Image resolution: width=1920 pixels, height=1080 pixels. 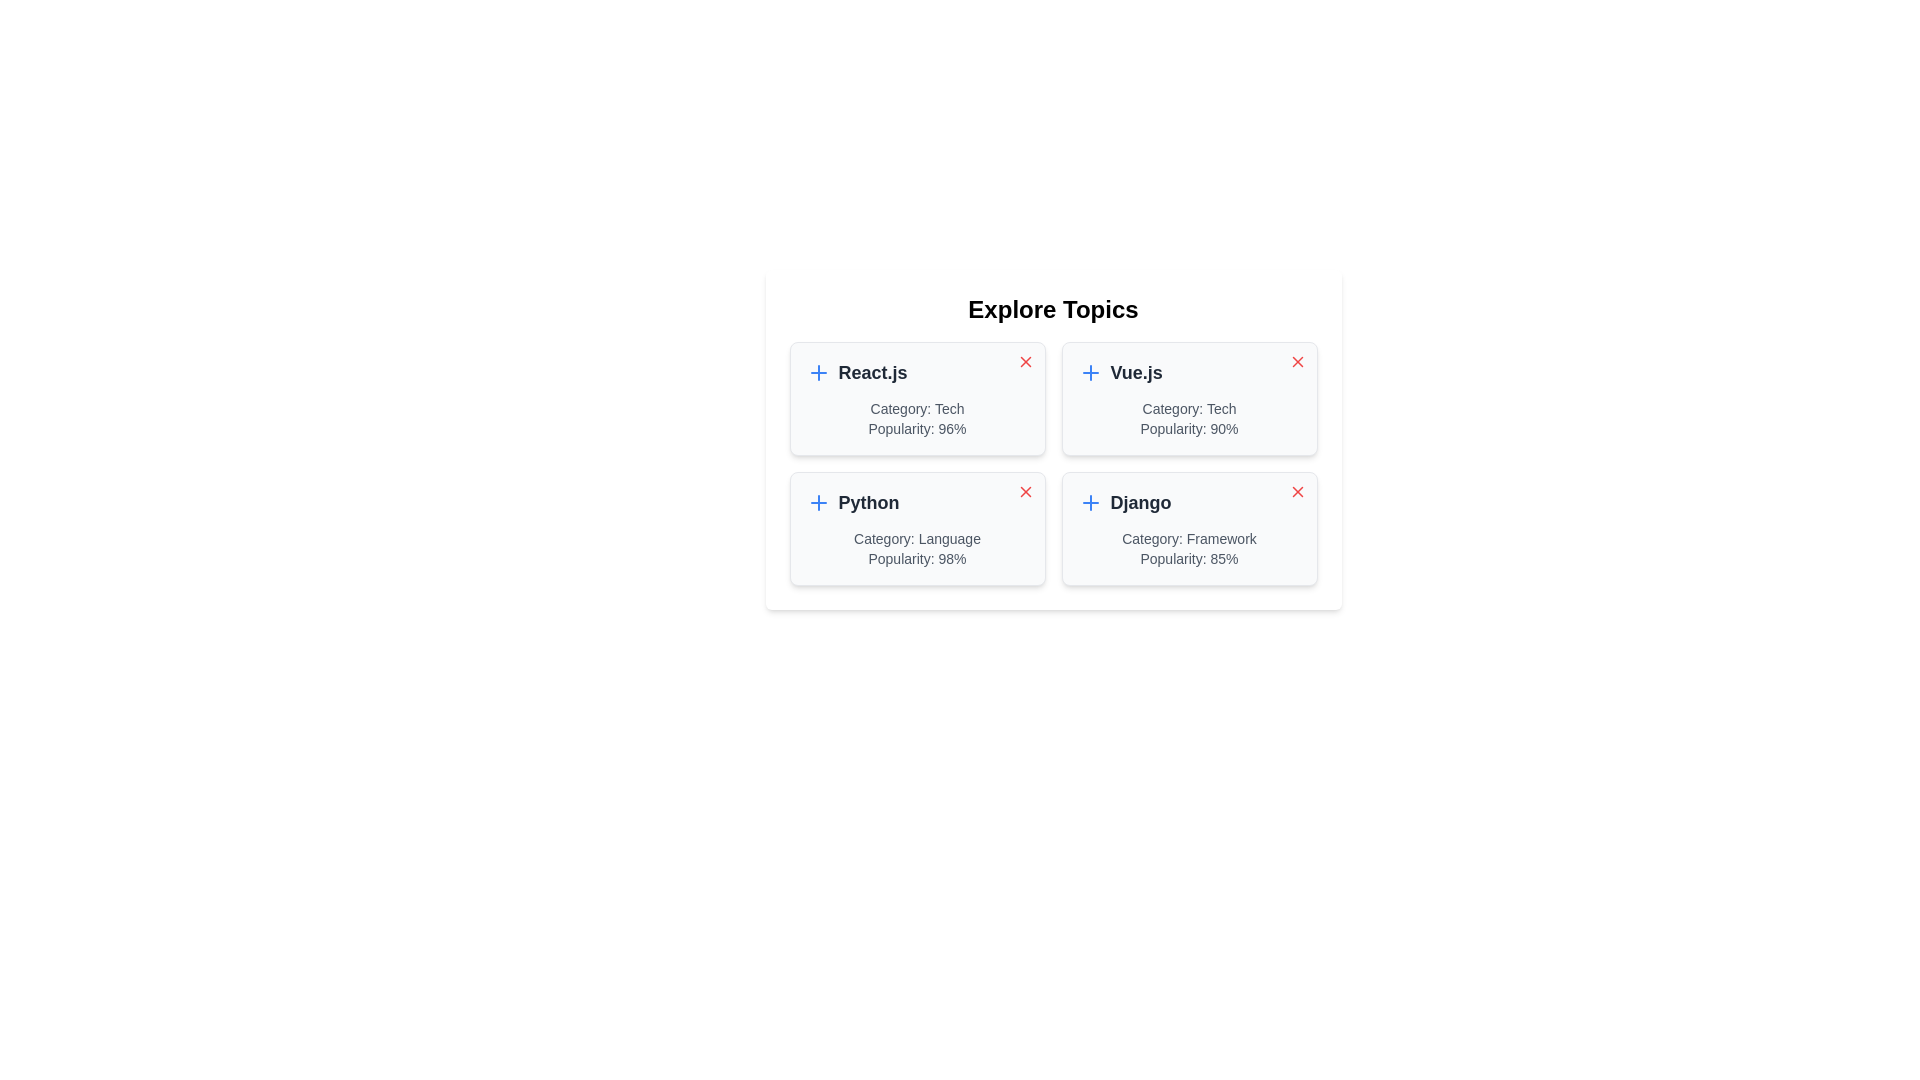 What do you see at coordinates (1089, 373) in the screenshot?
I see `the add button icon for the topic Vue.js` at bounding box center [1089, 373].